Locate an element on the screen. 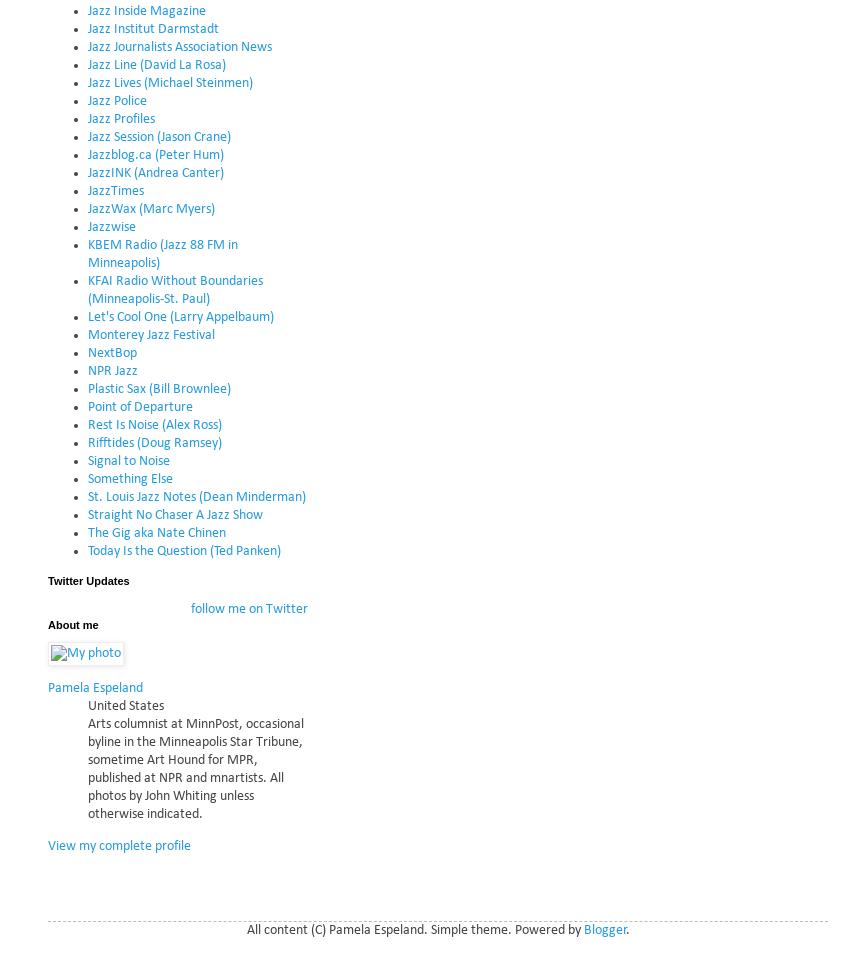 Image resolution: width=868 pixels, height=957 pixels. 'Twitter Updates' is located at coordinates (48, 579).